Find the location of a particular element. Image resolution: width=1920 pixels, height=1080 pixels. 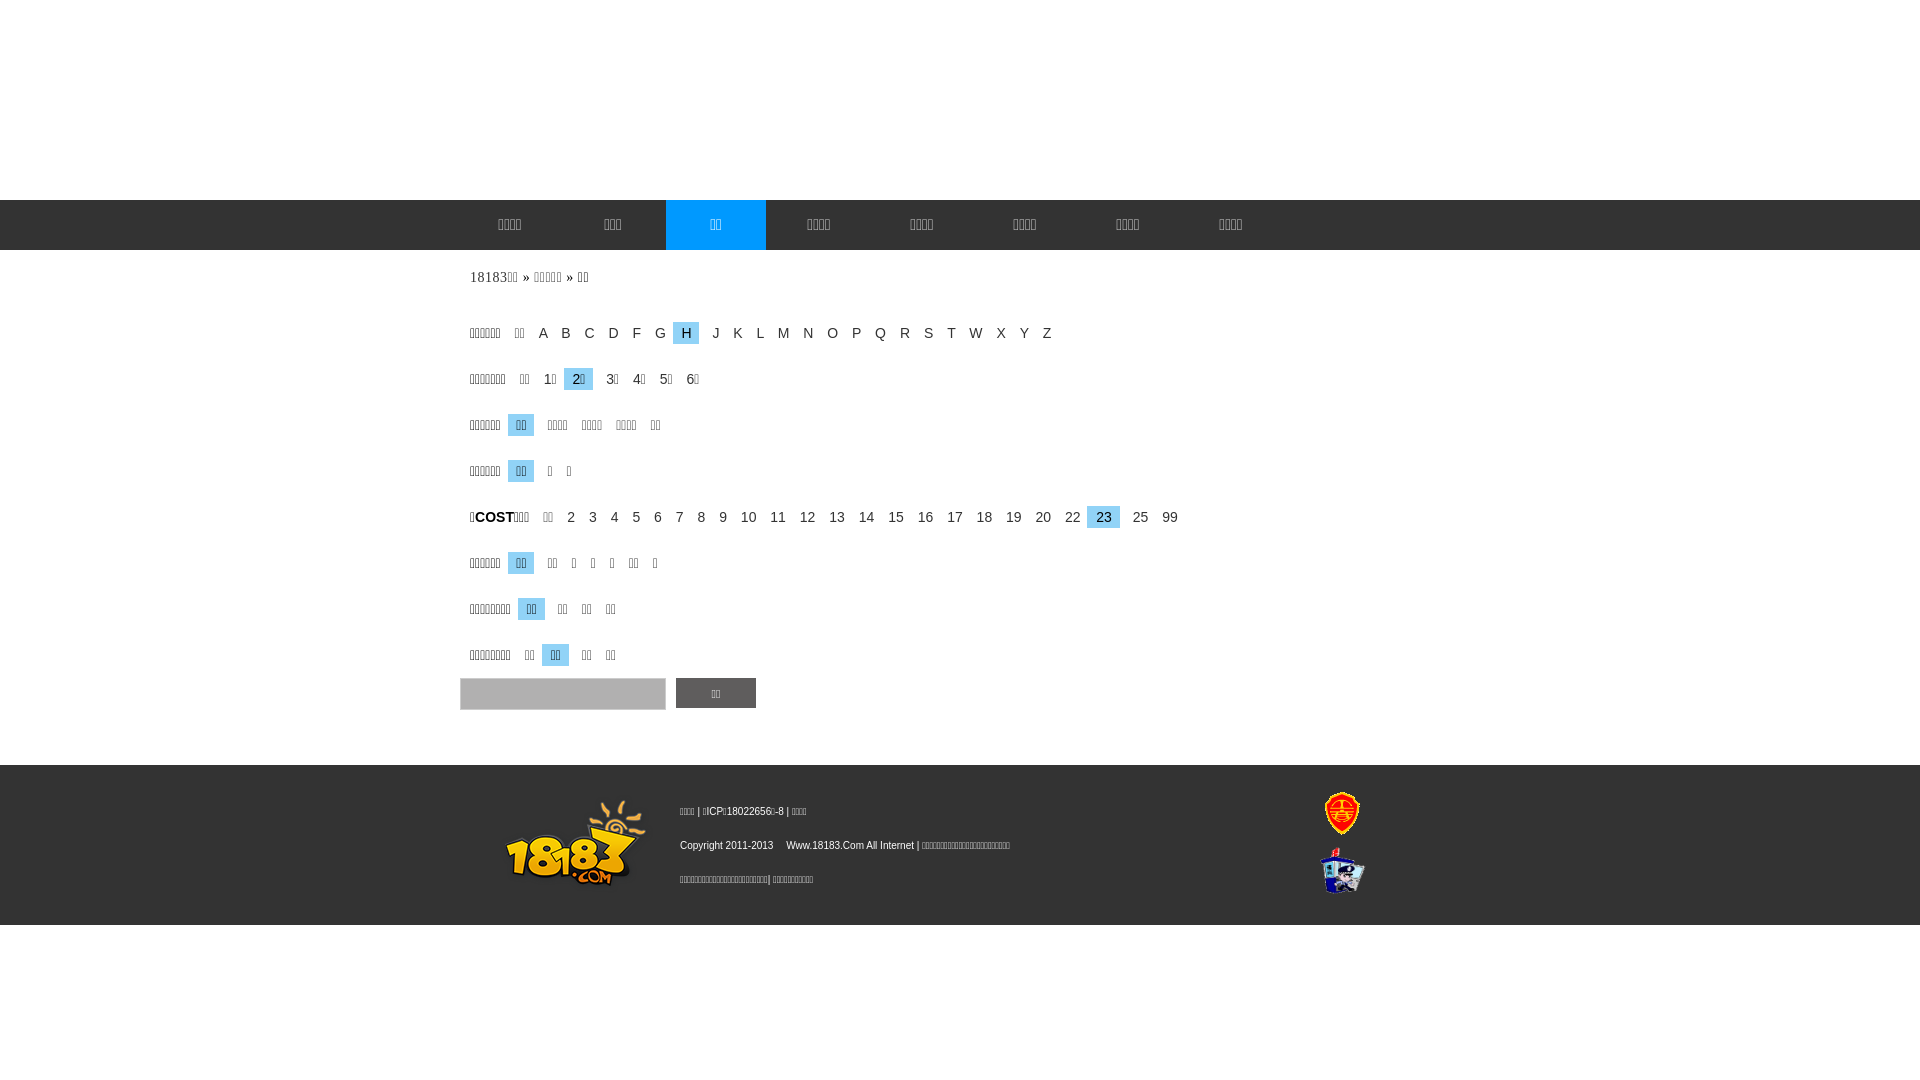

'4' is located at coordinates (608, 515).